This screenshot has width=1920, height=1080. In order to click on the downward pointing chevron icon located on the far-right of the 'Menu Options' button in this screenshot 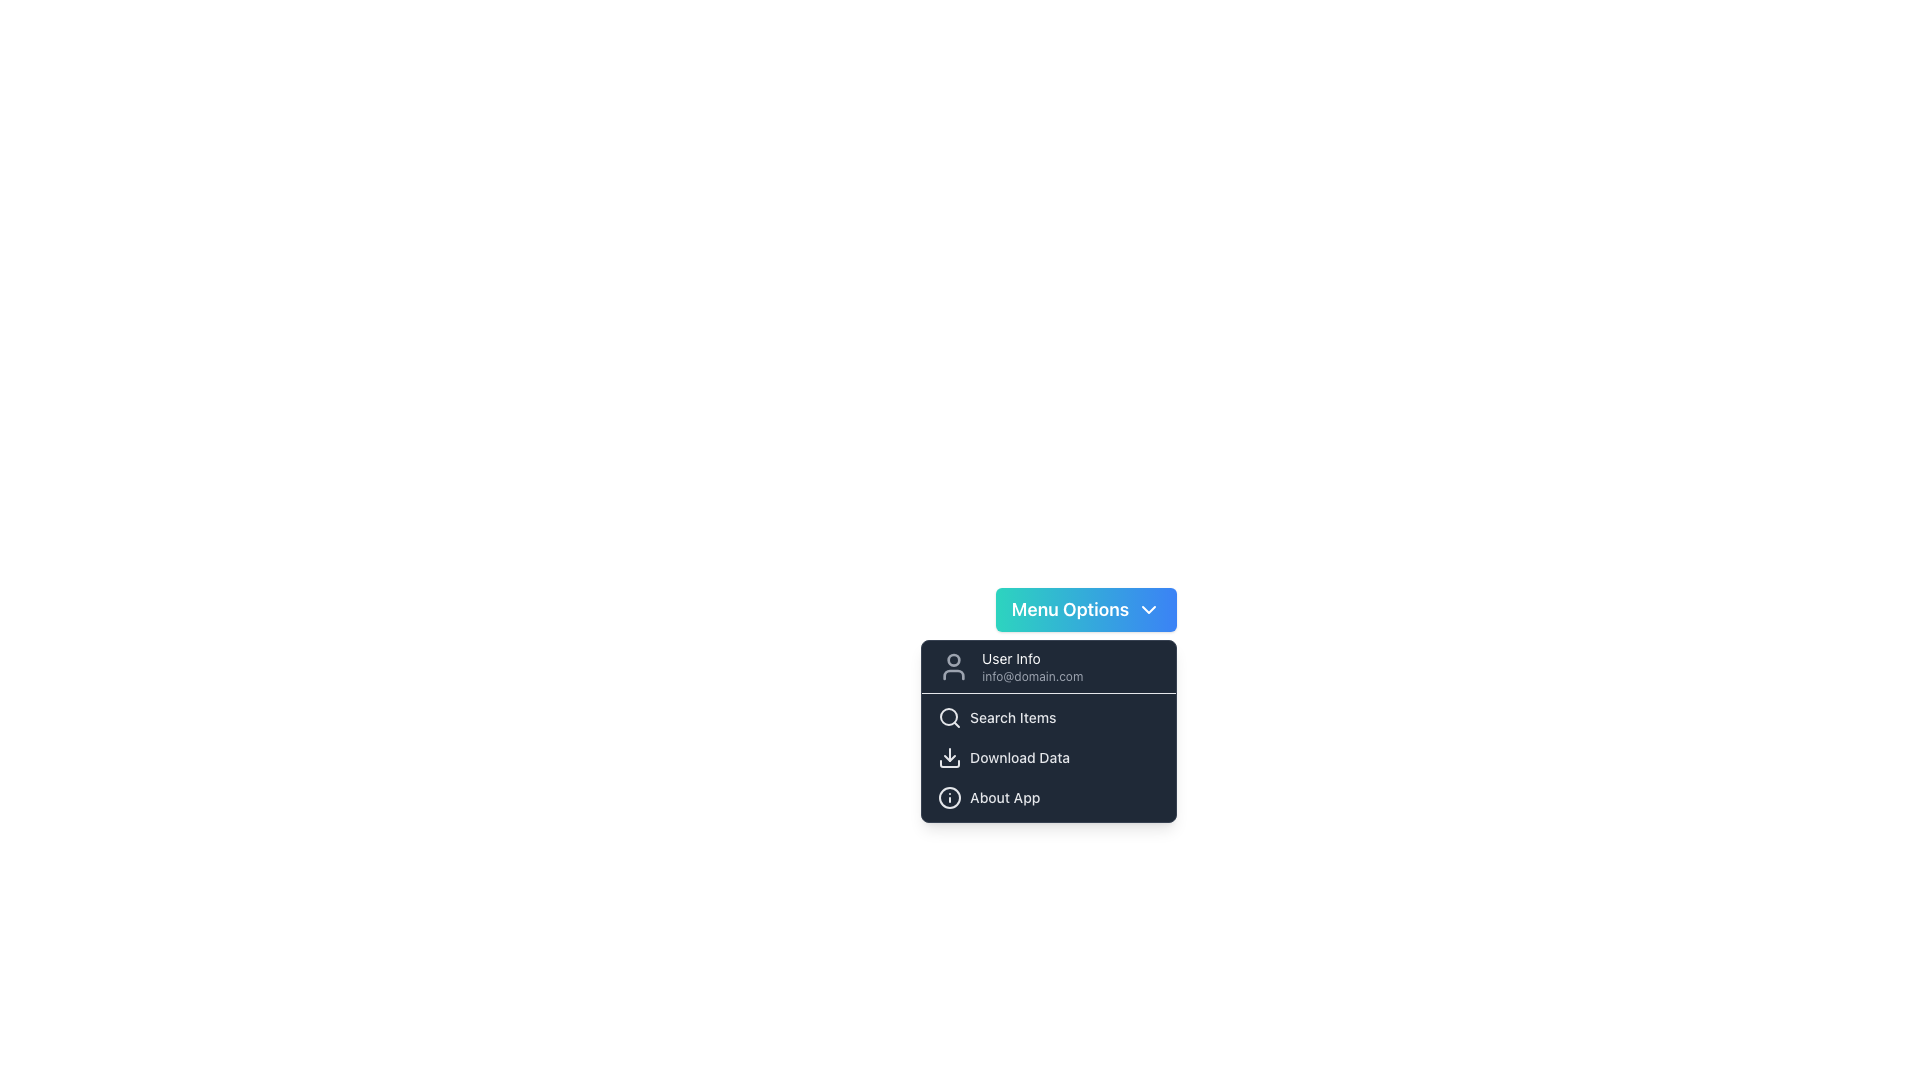, I will do `click(1149, 608)`.